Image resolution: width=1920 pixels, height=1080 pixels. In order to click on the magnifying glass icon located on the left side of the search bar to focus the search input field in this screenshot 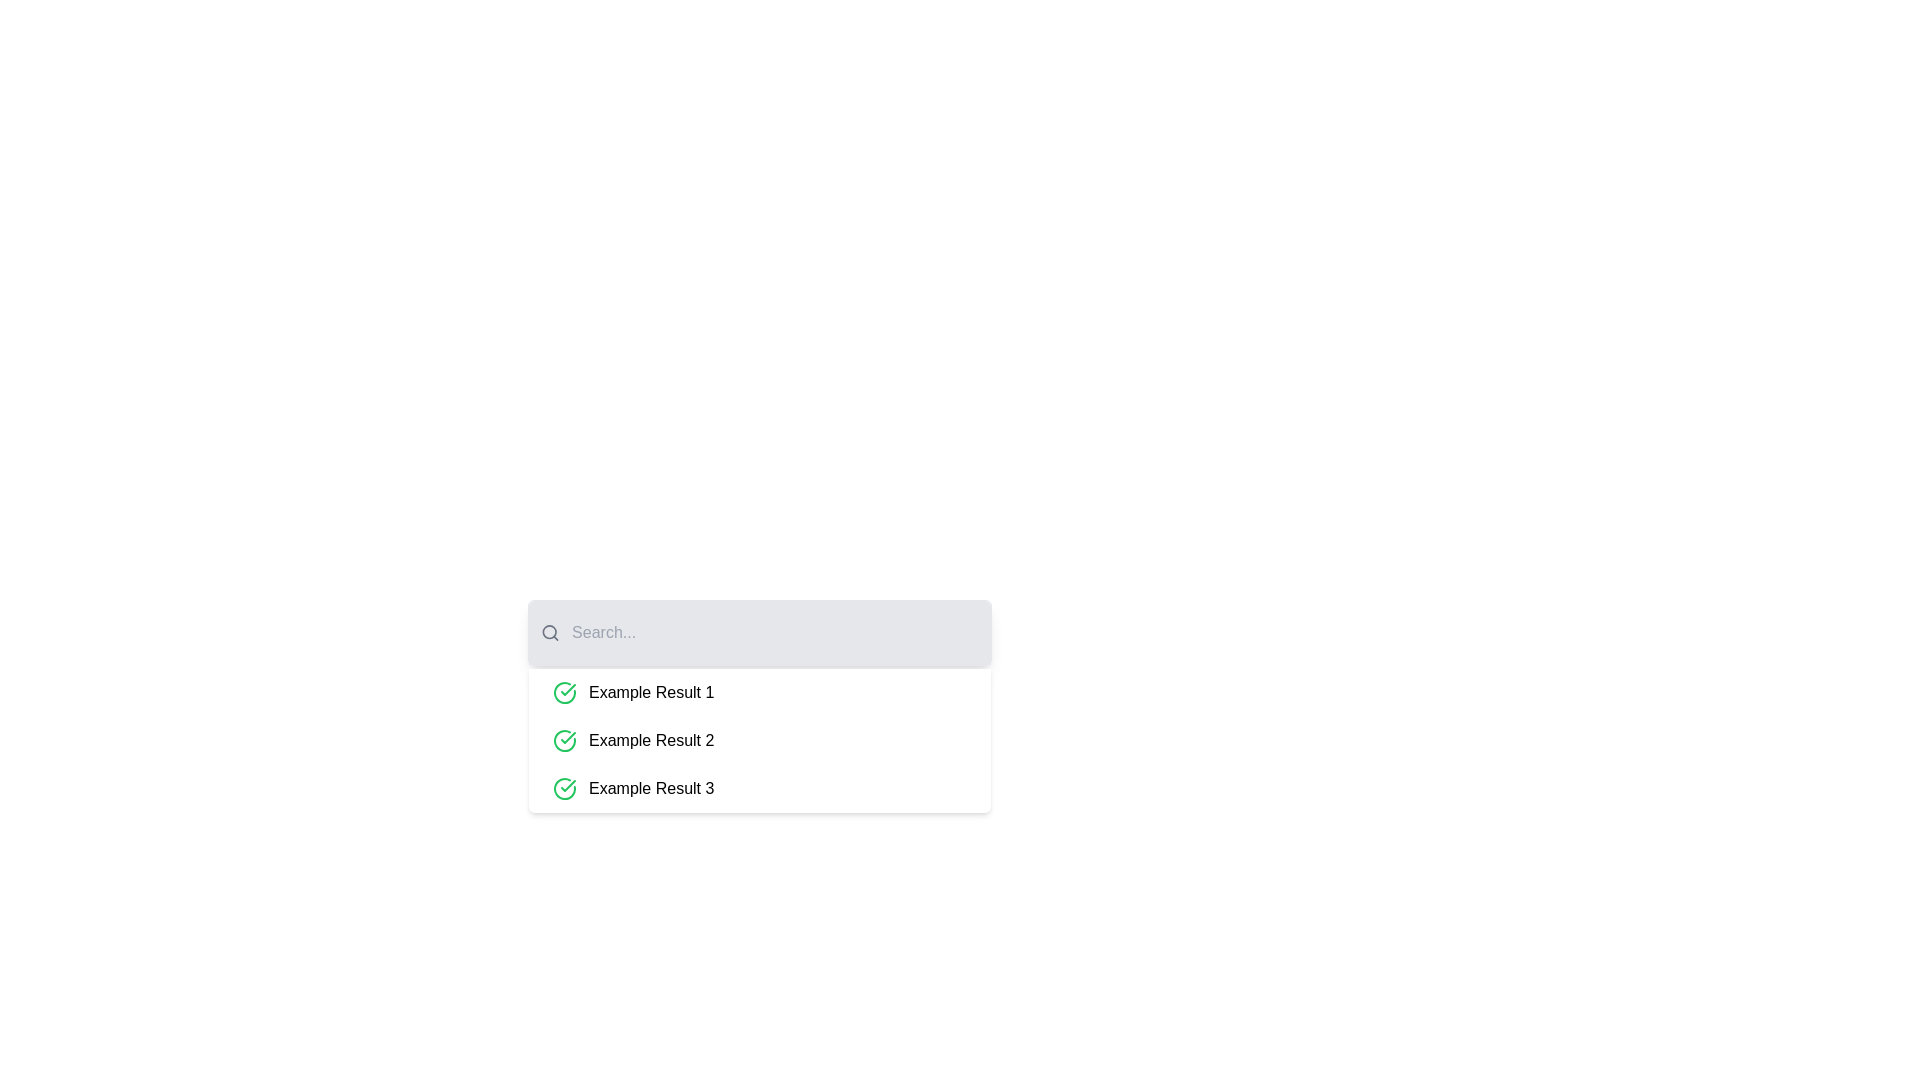, I will do `click(550, 632)`.